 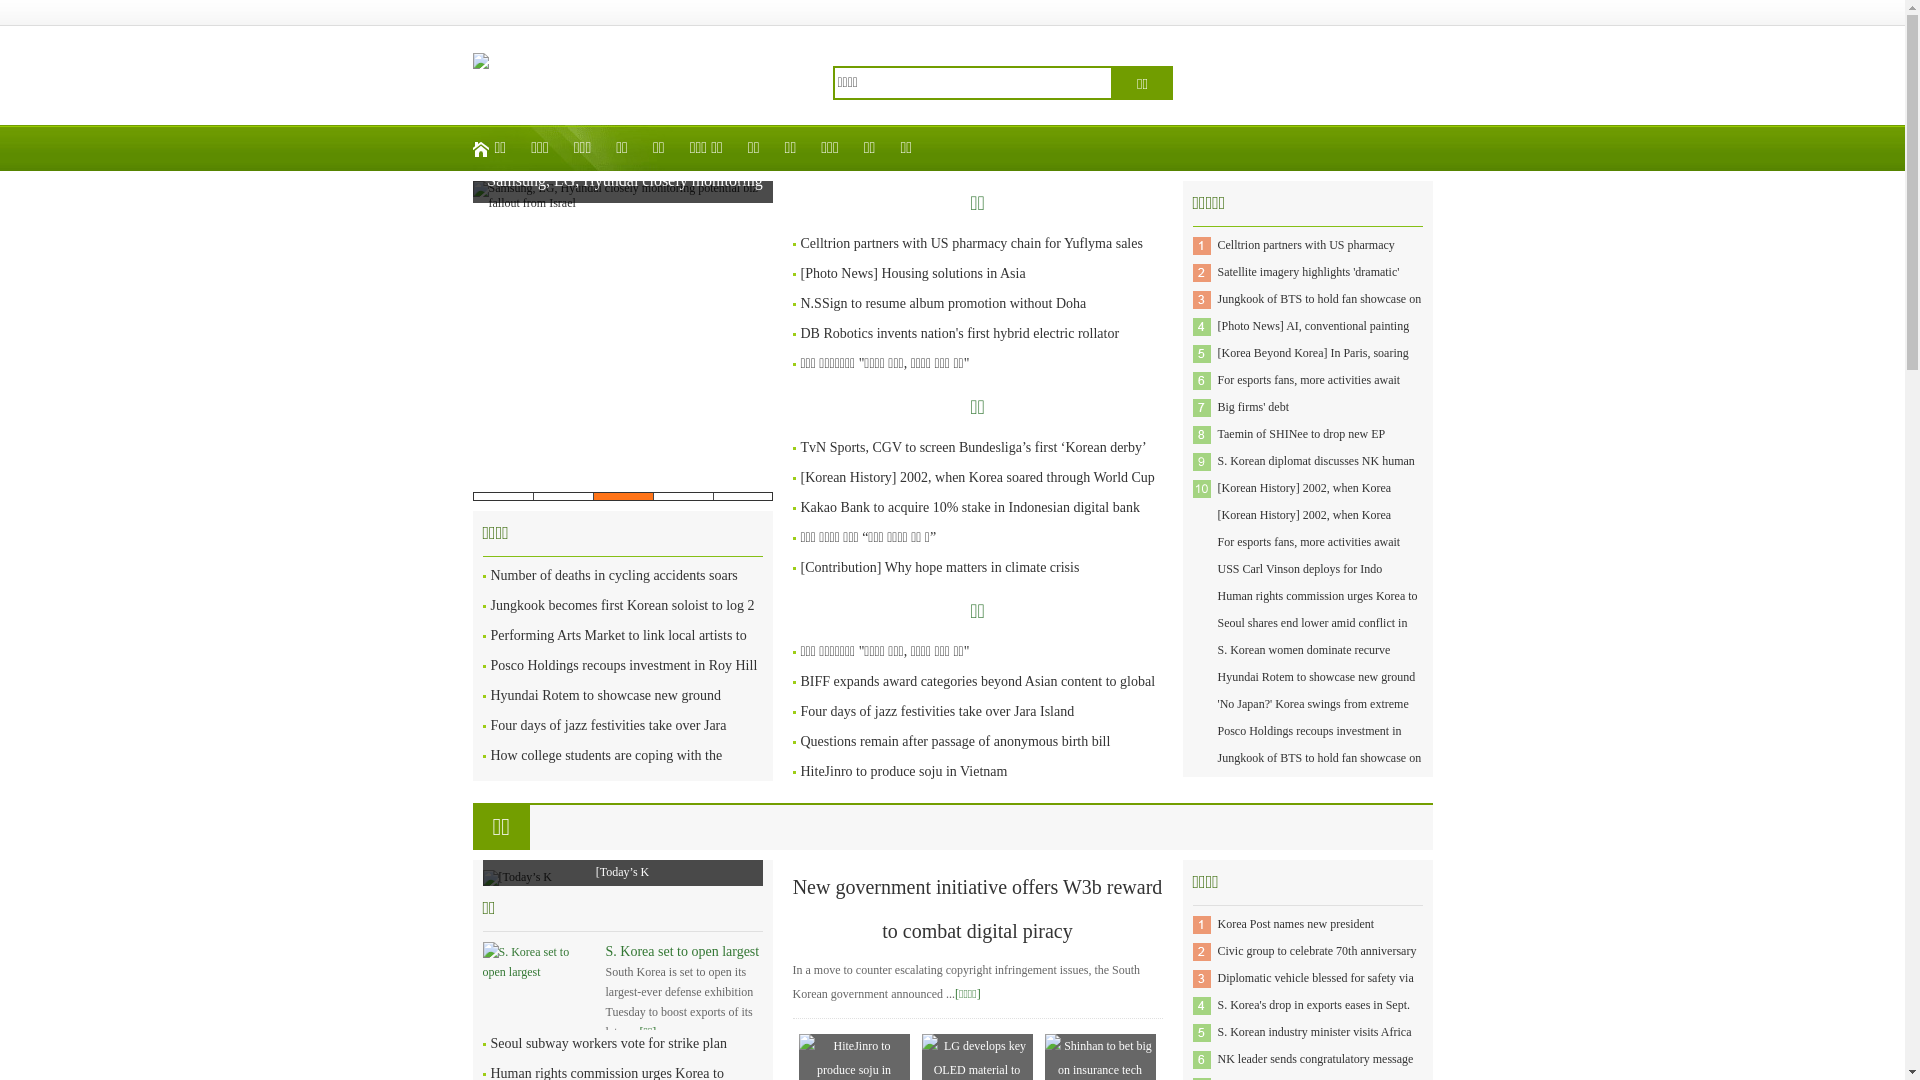 I want to click on '[Photo News] AI, conventional painting come together', so click(x=1314, y=338).